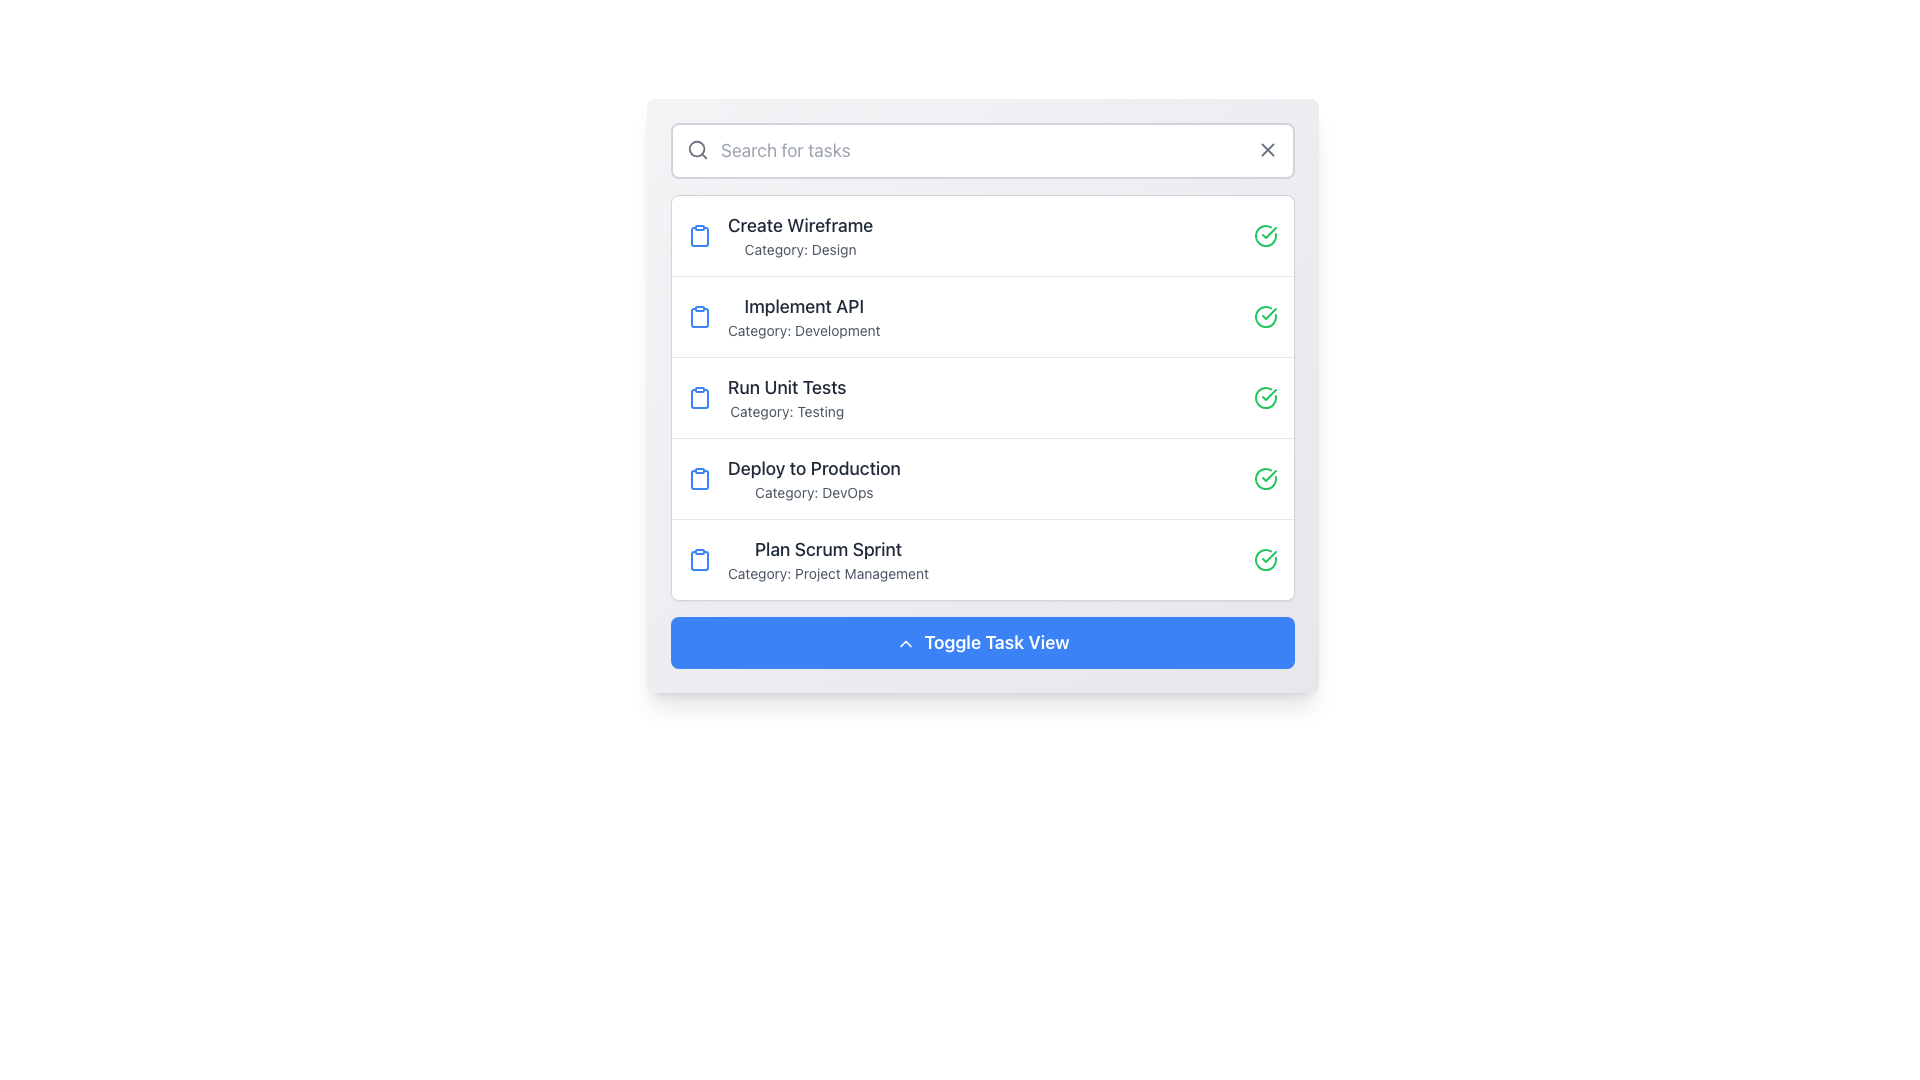  Describe the element at coordinates (828, 550) in the screenshot. I see `the text label displaying 'Plan Scrum Sprint', which is a bold title in a darker shade, positioned as the fifth item in a vertical list of tasks` at that location.